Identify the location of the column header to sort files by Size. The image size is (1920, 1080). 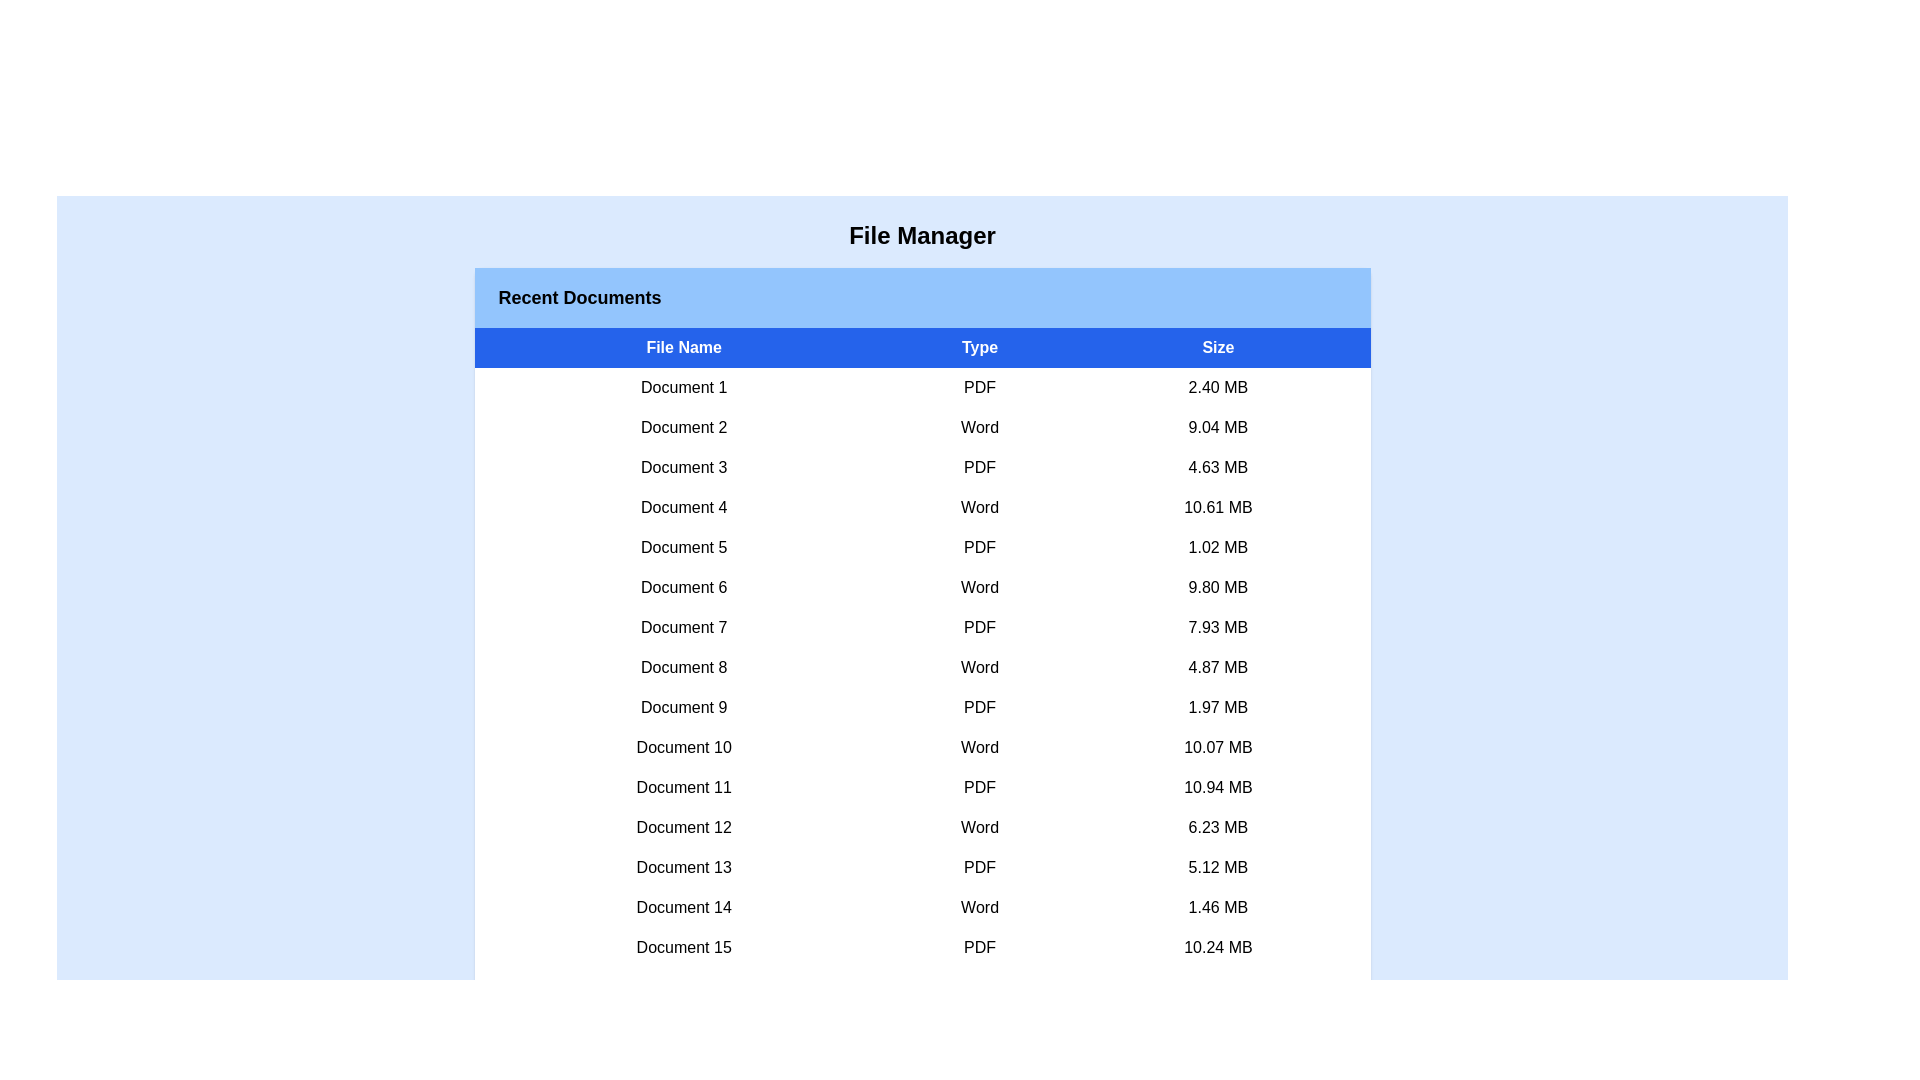
(1217, 346).